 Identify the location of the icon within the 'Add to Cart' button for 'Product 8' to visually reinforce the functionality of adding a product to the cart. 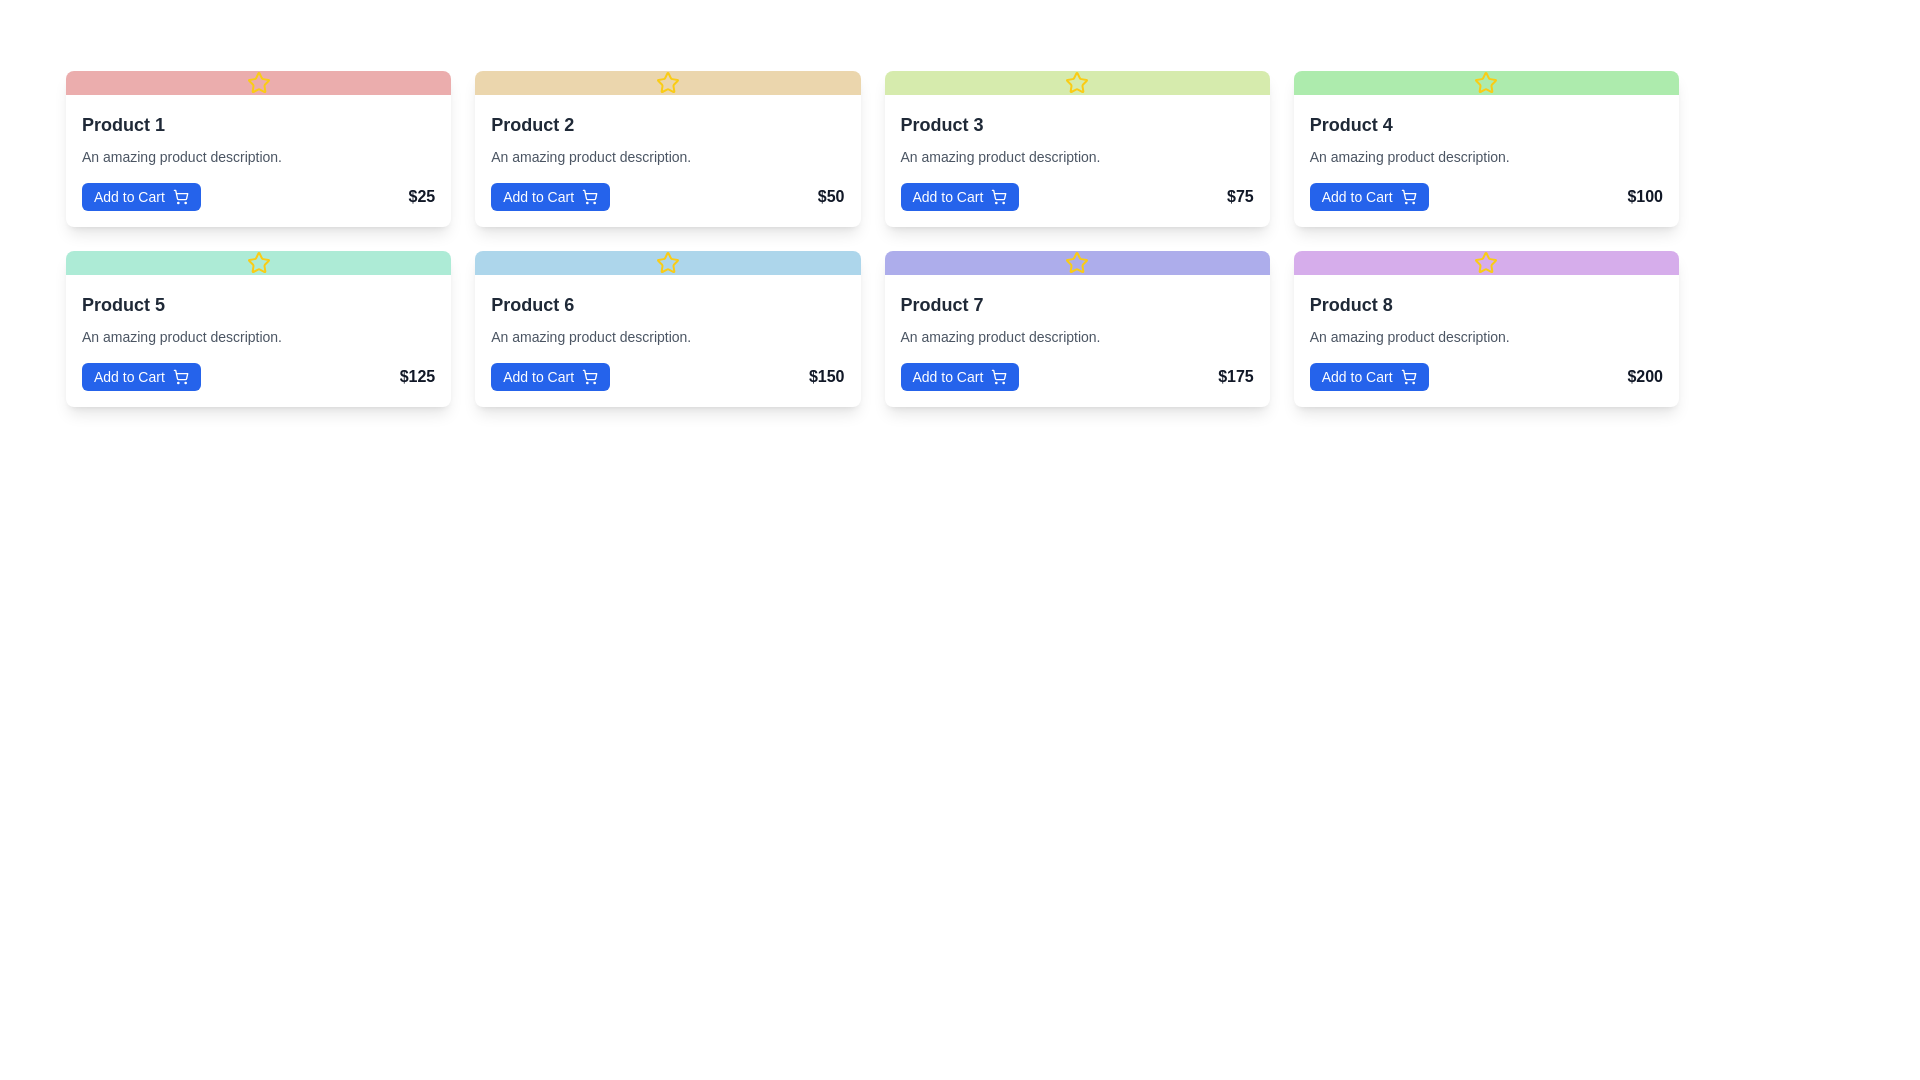
(1407, 377).